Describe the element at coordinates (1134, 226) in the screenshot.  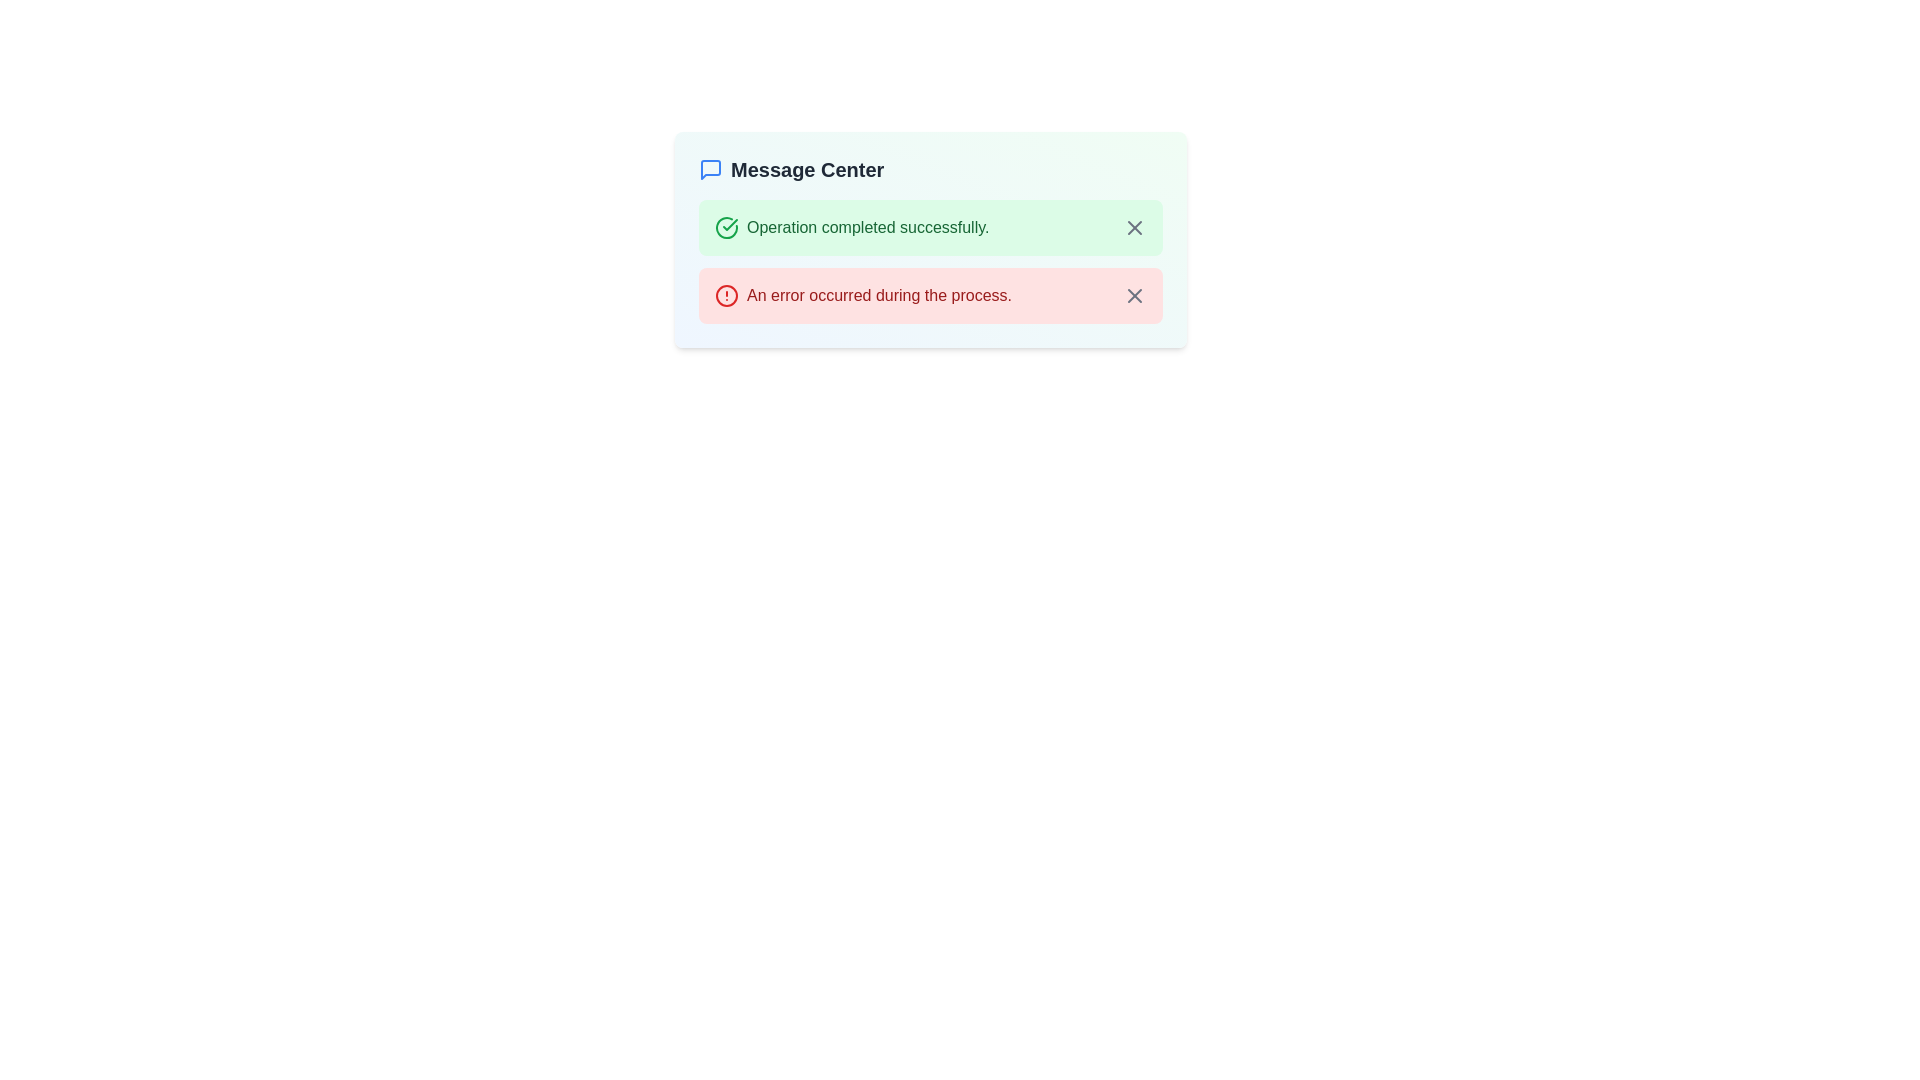
I see `the dismiss/close icon button, which is a diagonal cross (X) located in the top-right corner of the green notification area stating 'Operation completed successfully'` at that location.